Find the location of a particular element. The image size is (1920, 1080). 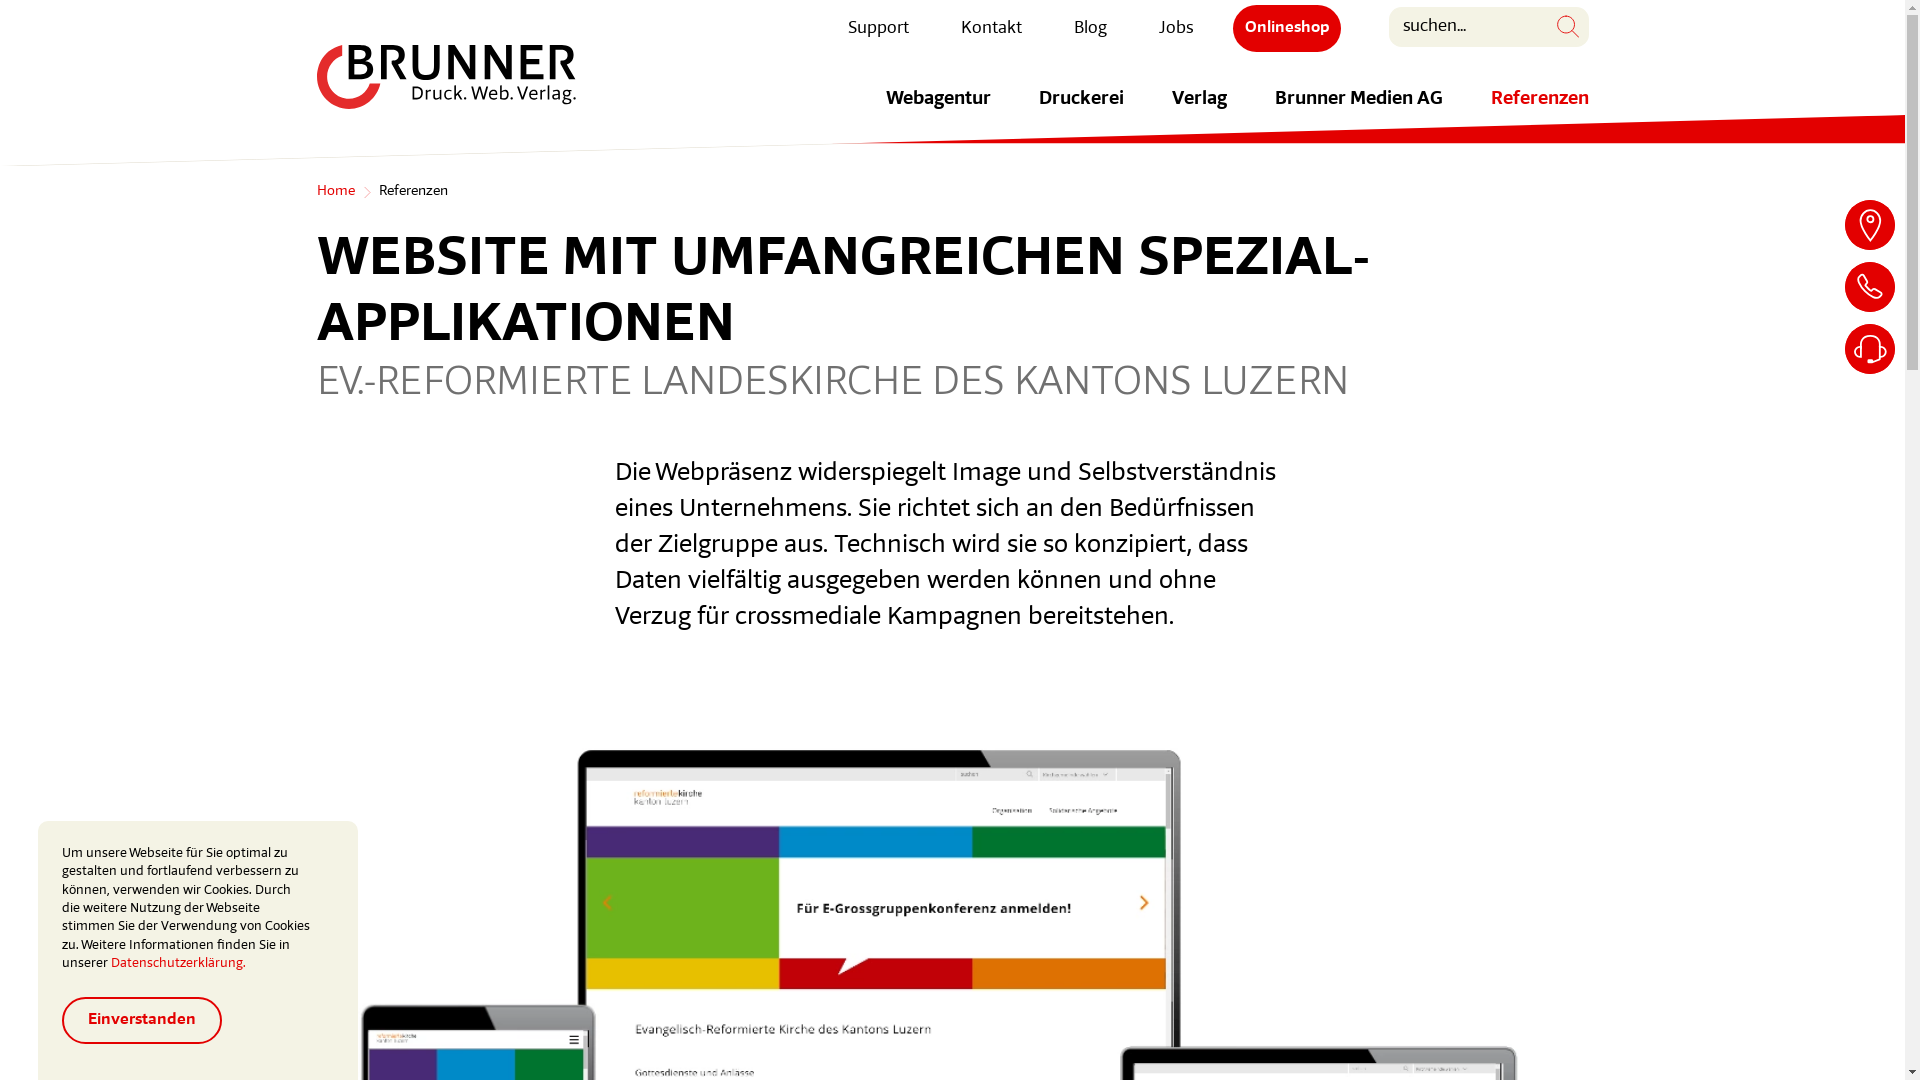

'Referenzen' is located at coordinates (1538, 111).